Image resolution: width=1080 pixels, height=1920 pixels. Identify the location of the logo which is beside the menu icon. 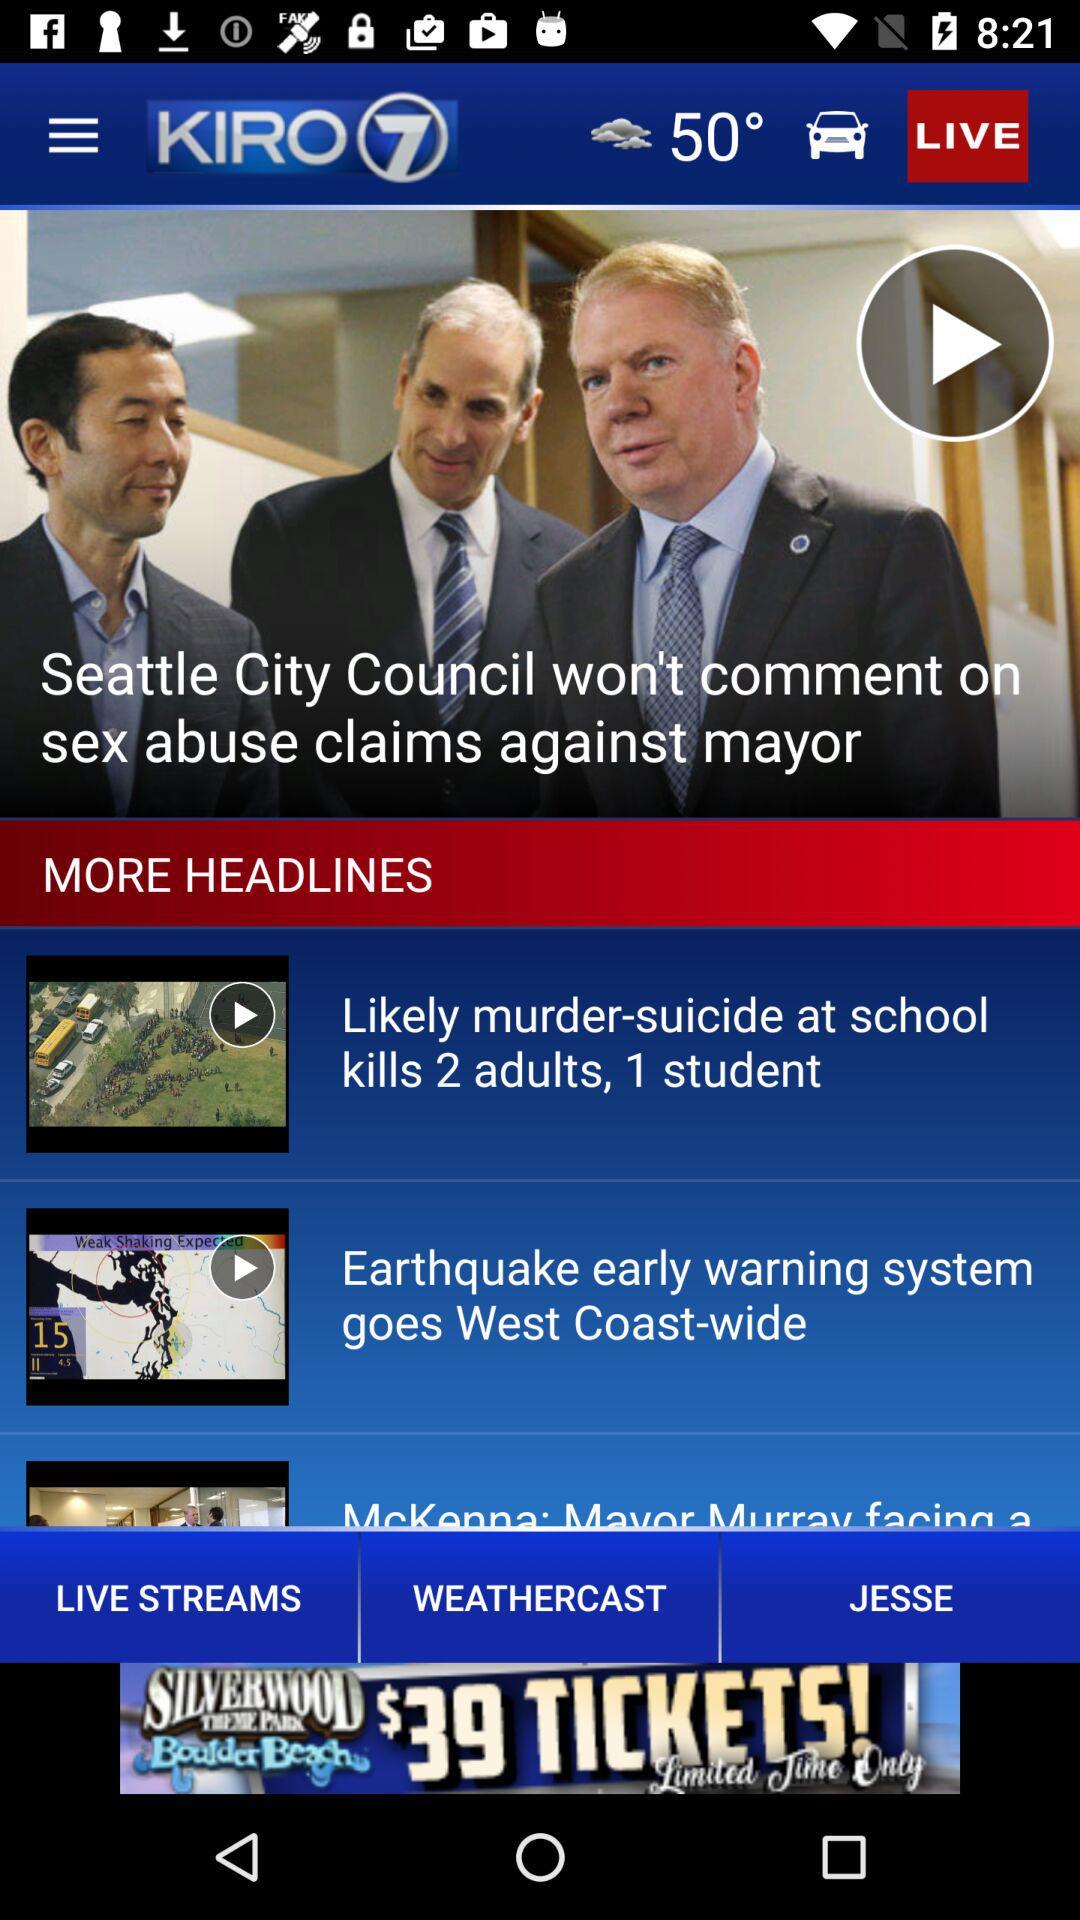
(302, 134).